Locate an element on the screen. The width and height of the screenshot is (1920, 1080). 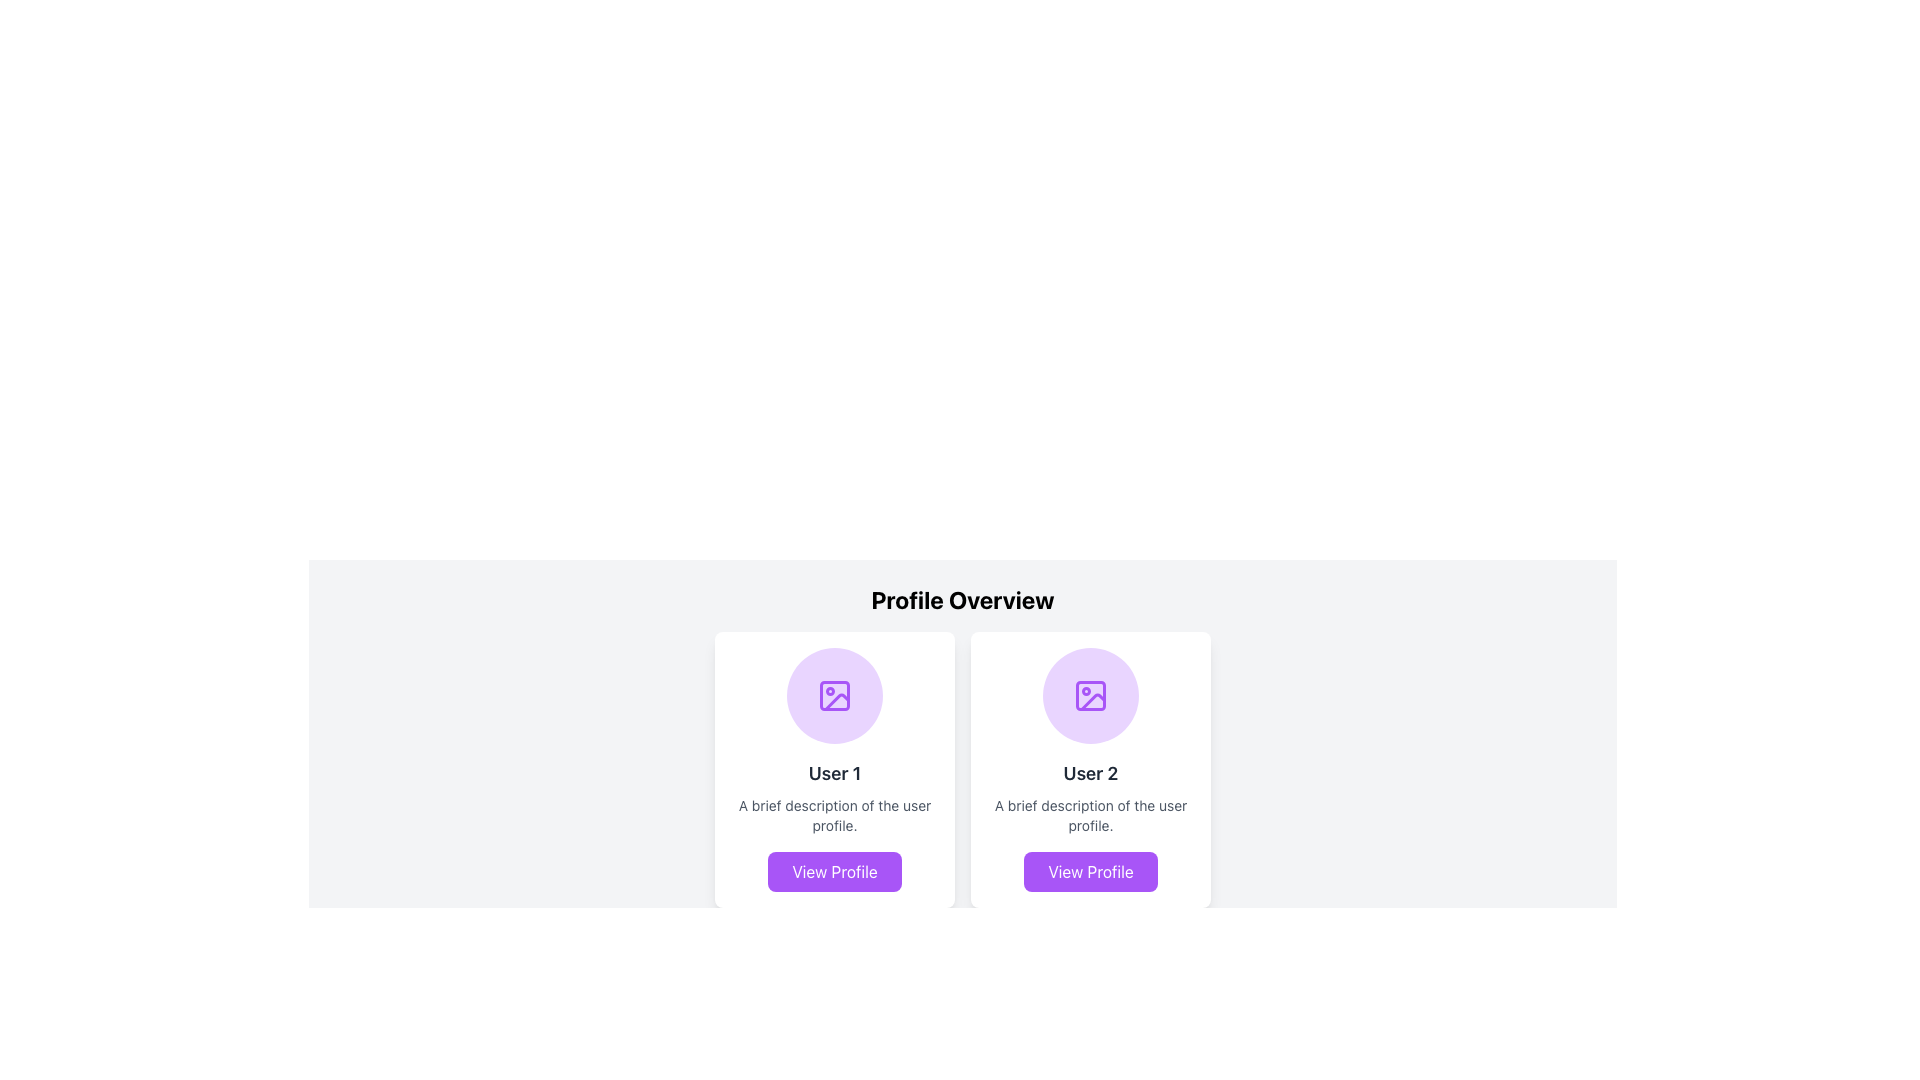
the purple minimalistic outline icon resembling a picture frame with a circular detail inside, located in the top-central part of 'User 1's profile card is located at coordinates (835, 694).